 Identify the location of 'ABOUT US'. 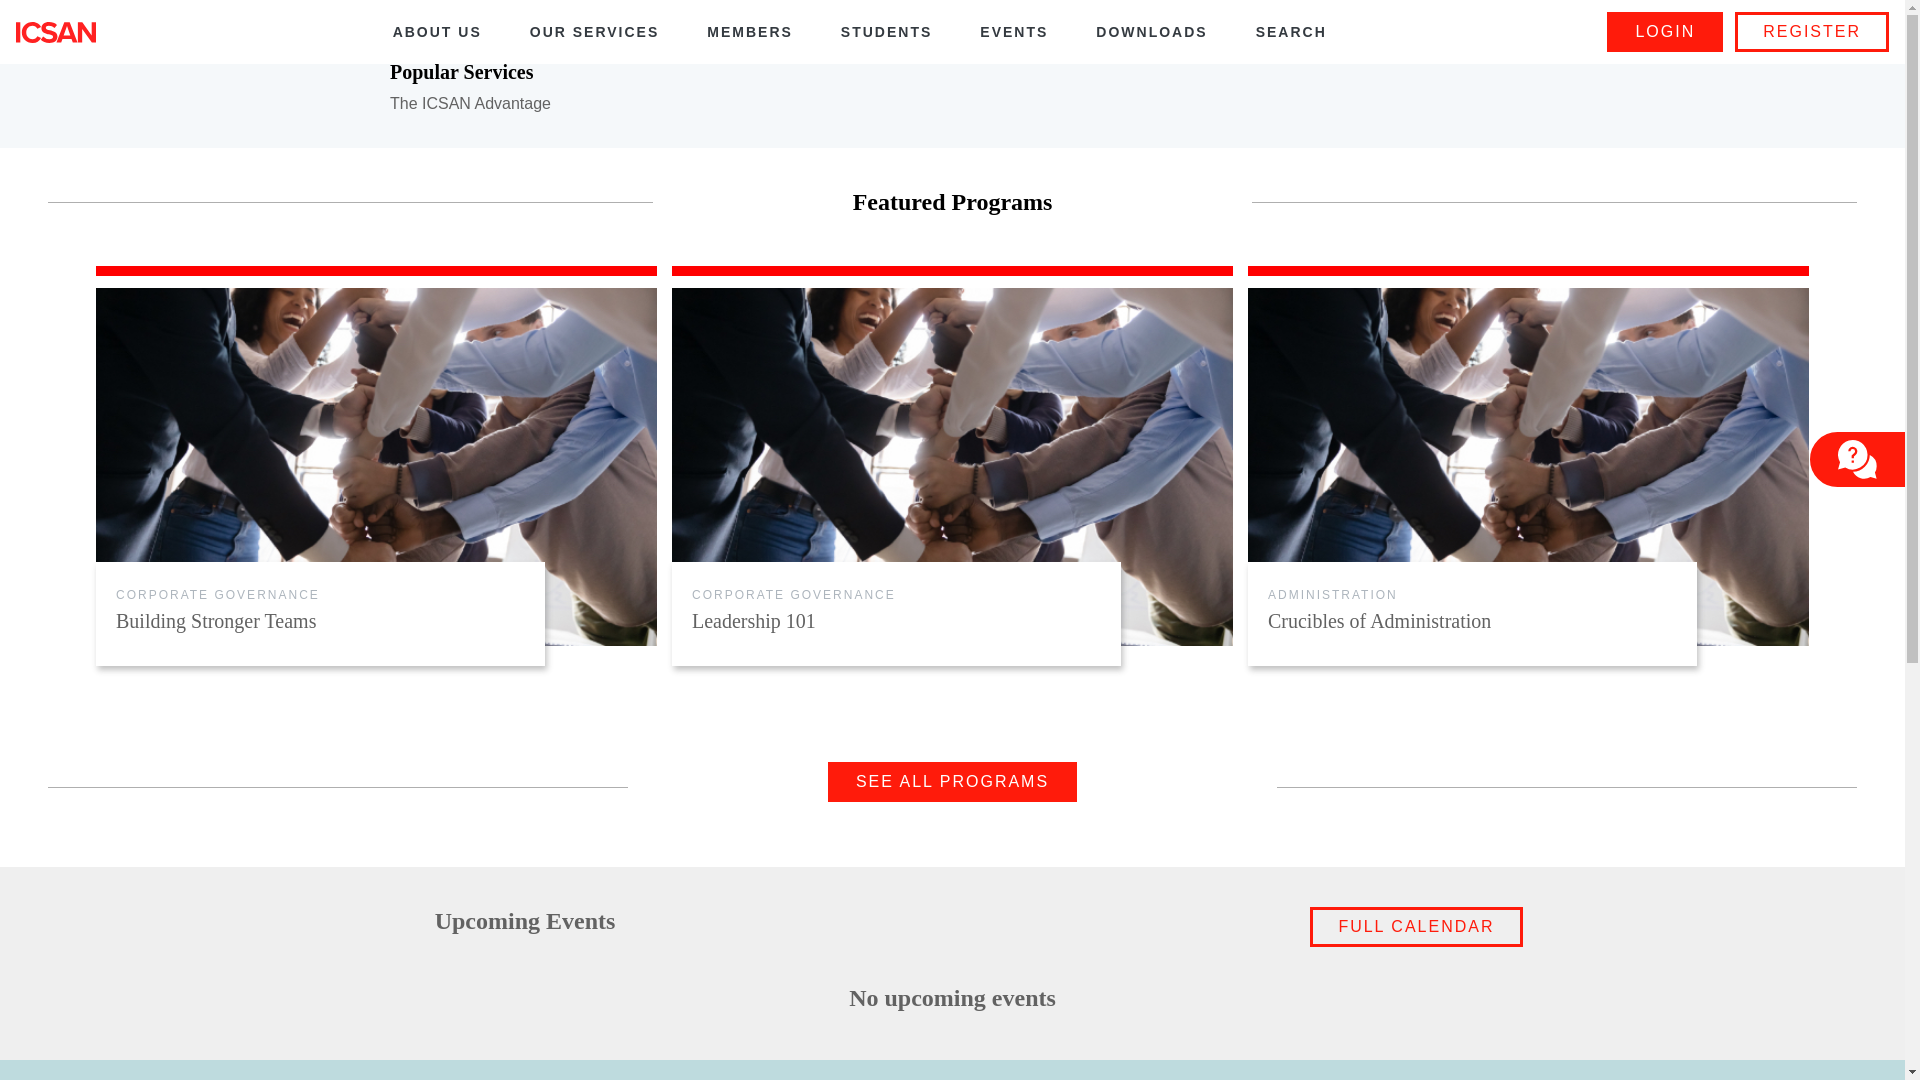
(436, 32).